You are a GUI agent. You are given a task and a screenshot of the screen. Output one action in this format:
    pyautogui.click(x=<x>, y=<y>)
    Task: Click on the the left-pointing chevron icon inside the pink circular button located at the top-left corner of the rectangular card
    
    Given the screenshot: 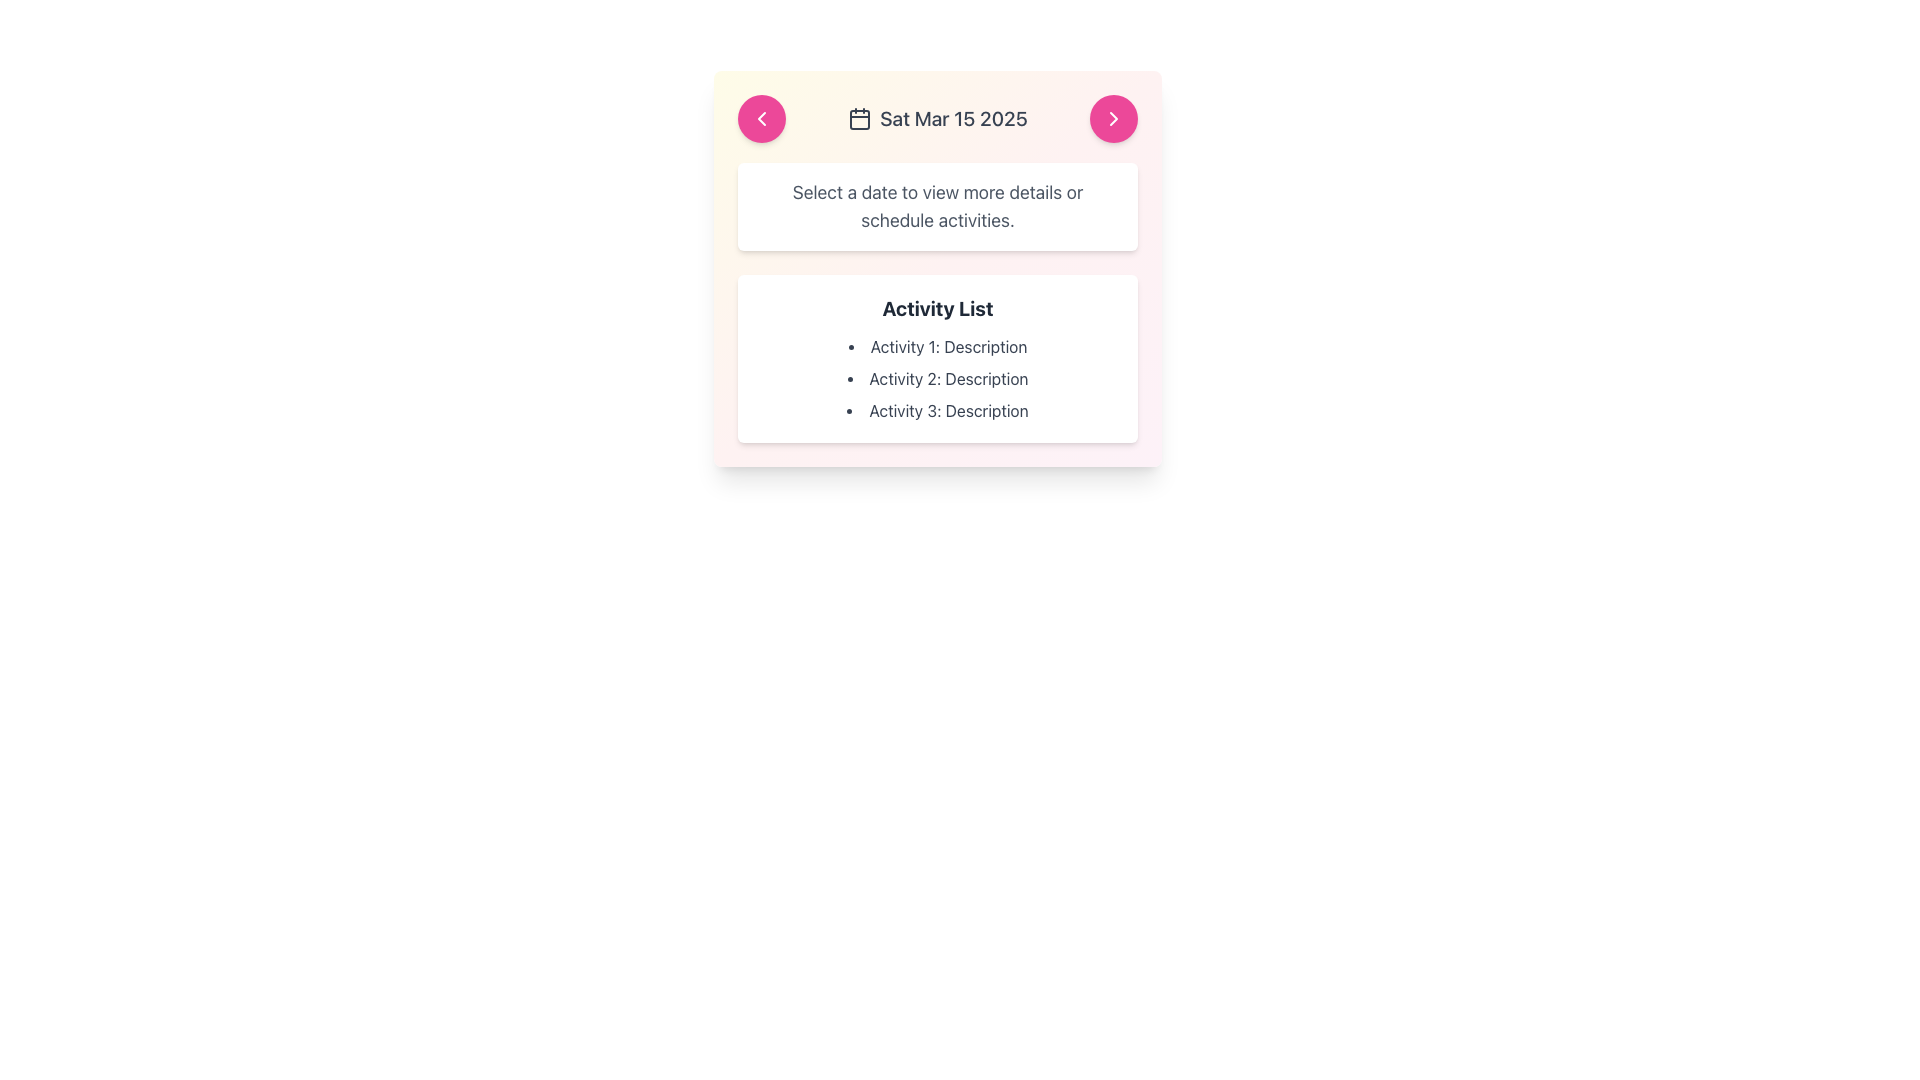 What is the action you would take?
    pyautogui.click(x=761, y=119)
    